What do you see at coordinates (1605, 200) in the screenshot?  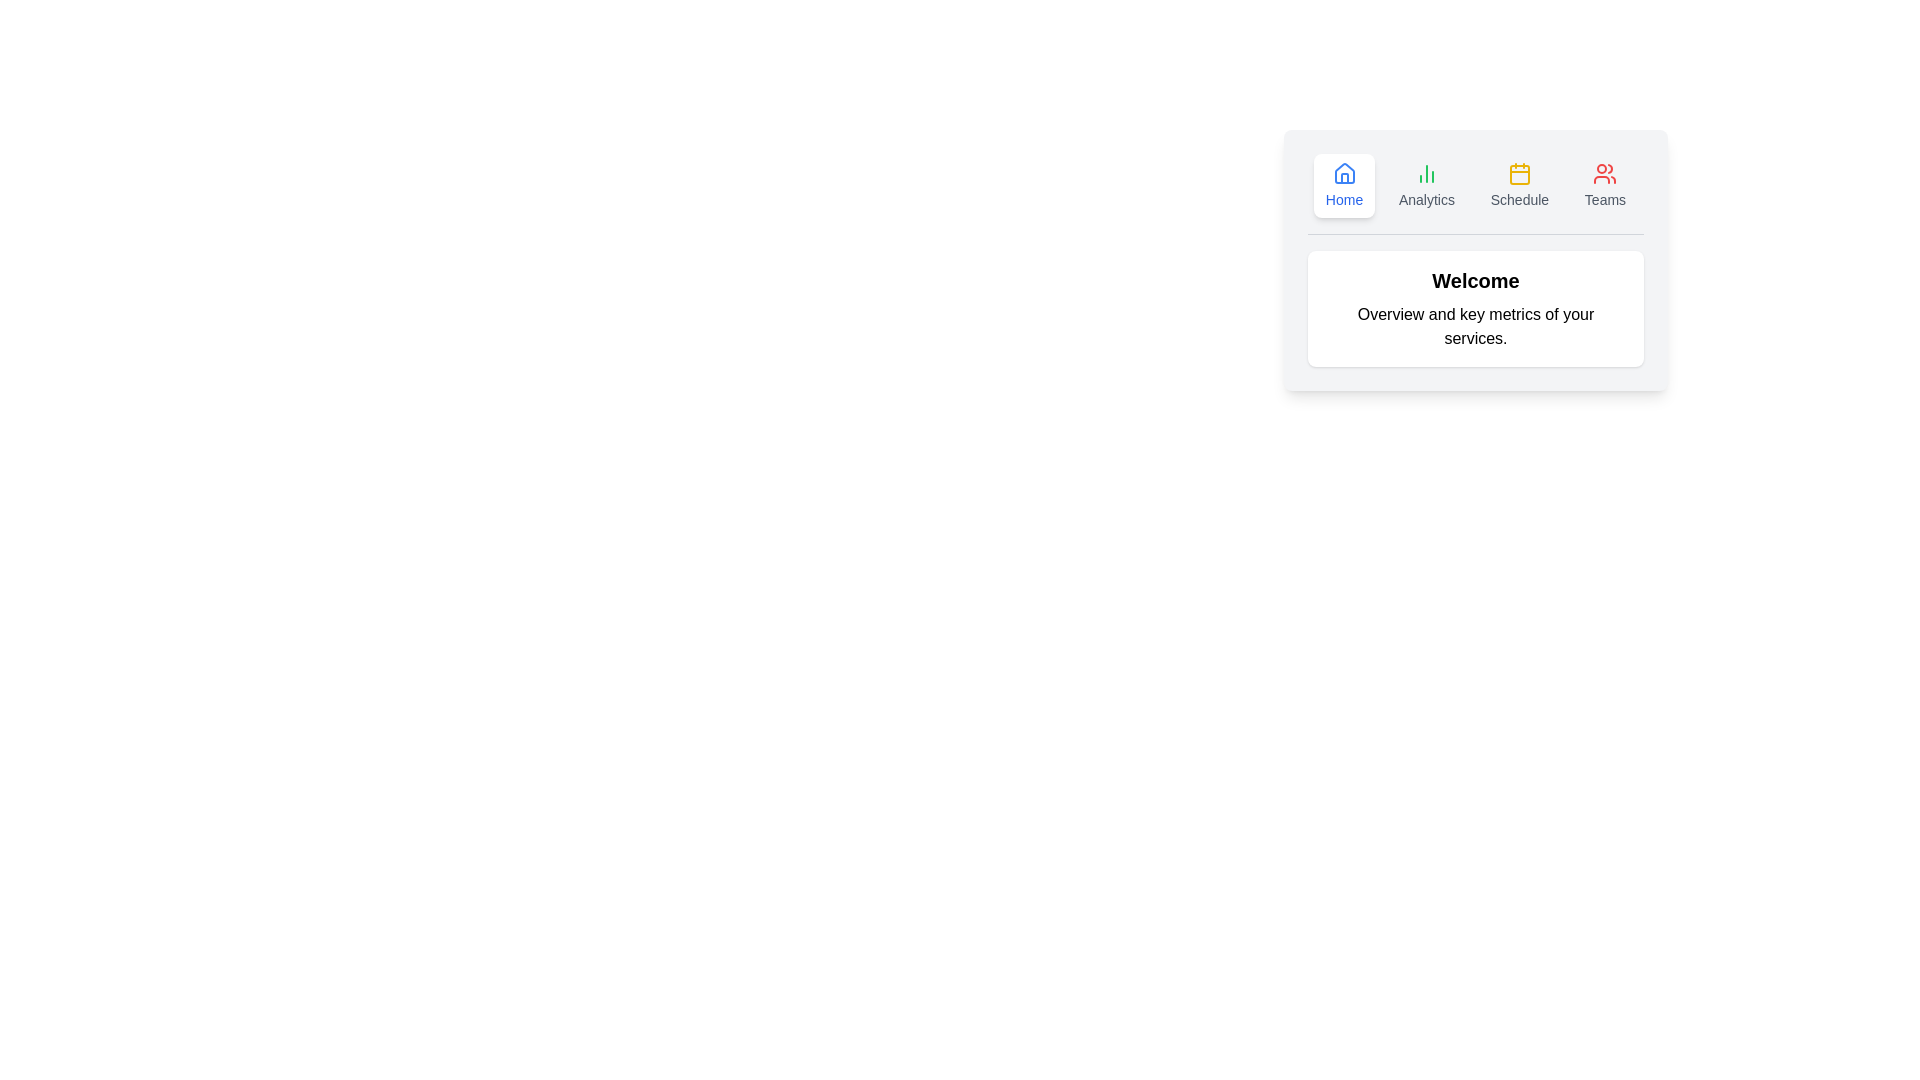 I see `text label displaying 'Teams', which is styled with a smaller font size and medium weight, located in the top-right corner of a panel, below an icon representing user groups` at bounding box center [1605, 200].